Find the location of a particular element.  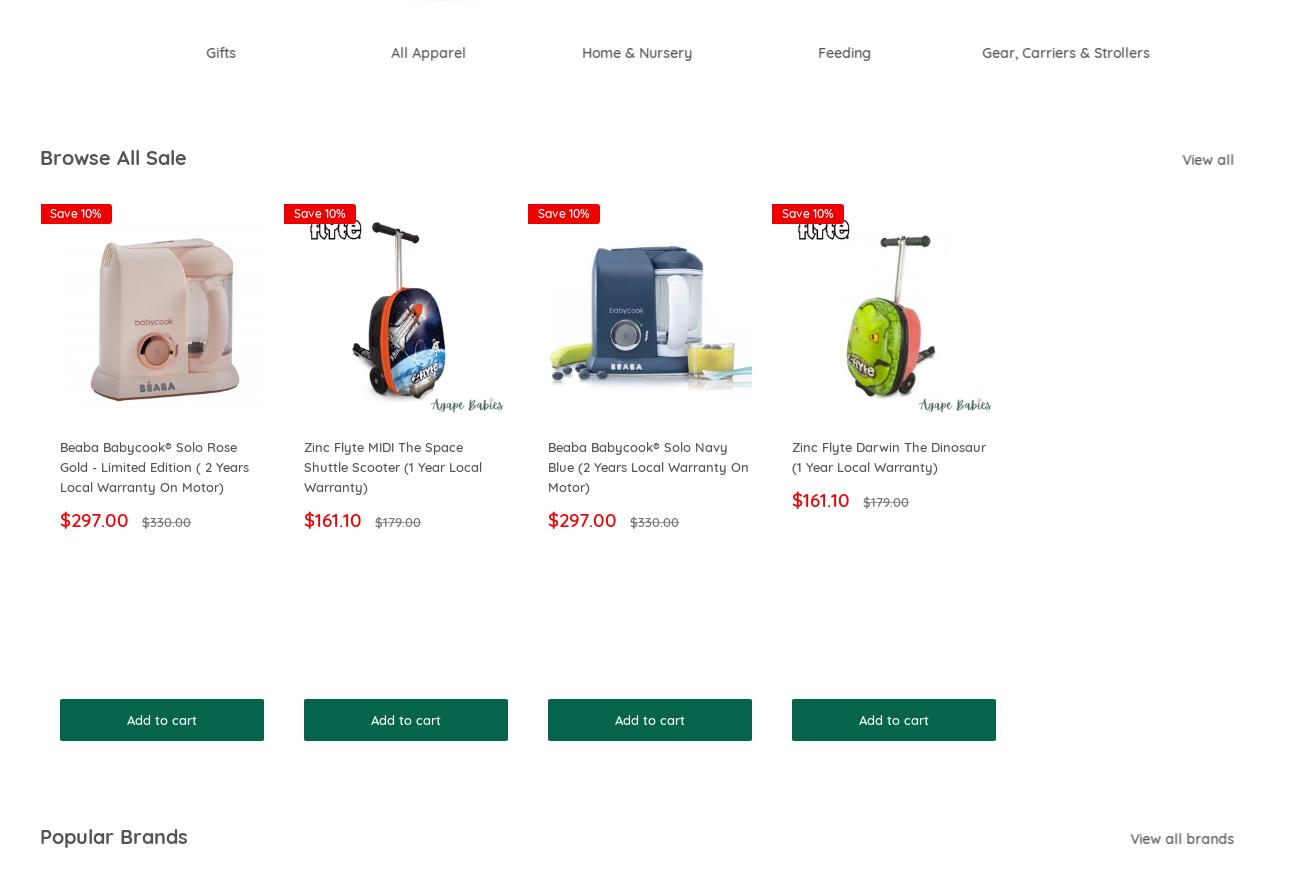

'View all' is located at coordinates (1235, 160).